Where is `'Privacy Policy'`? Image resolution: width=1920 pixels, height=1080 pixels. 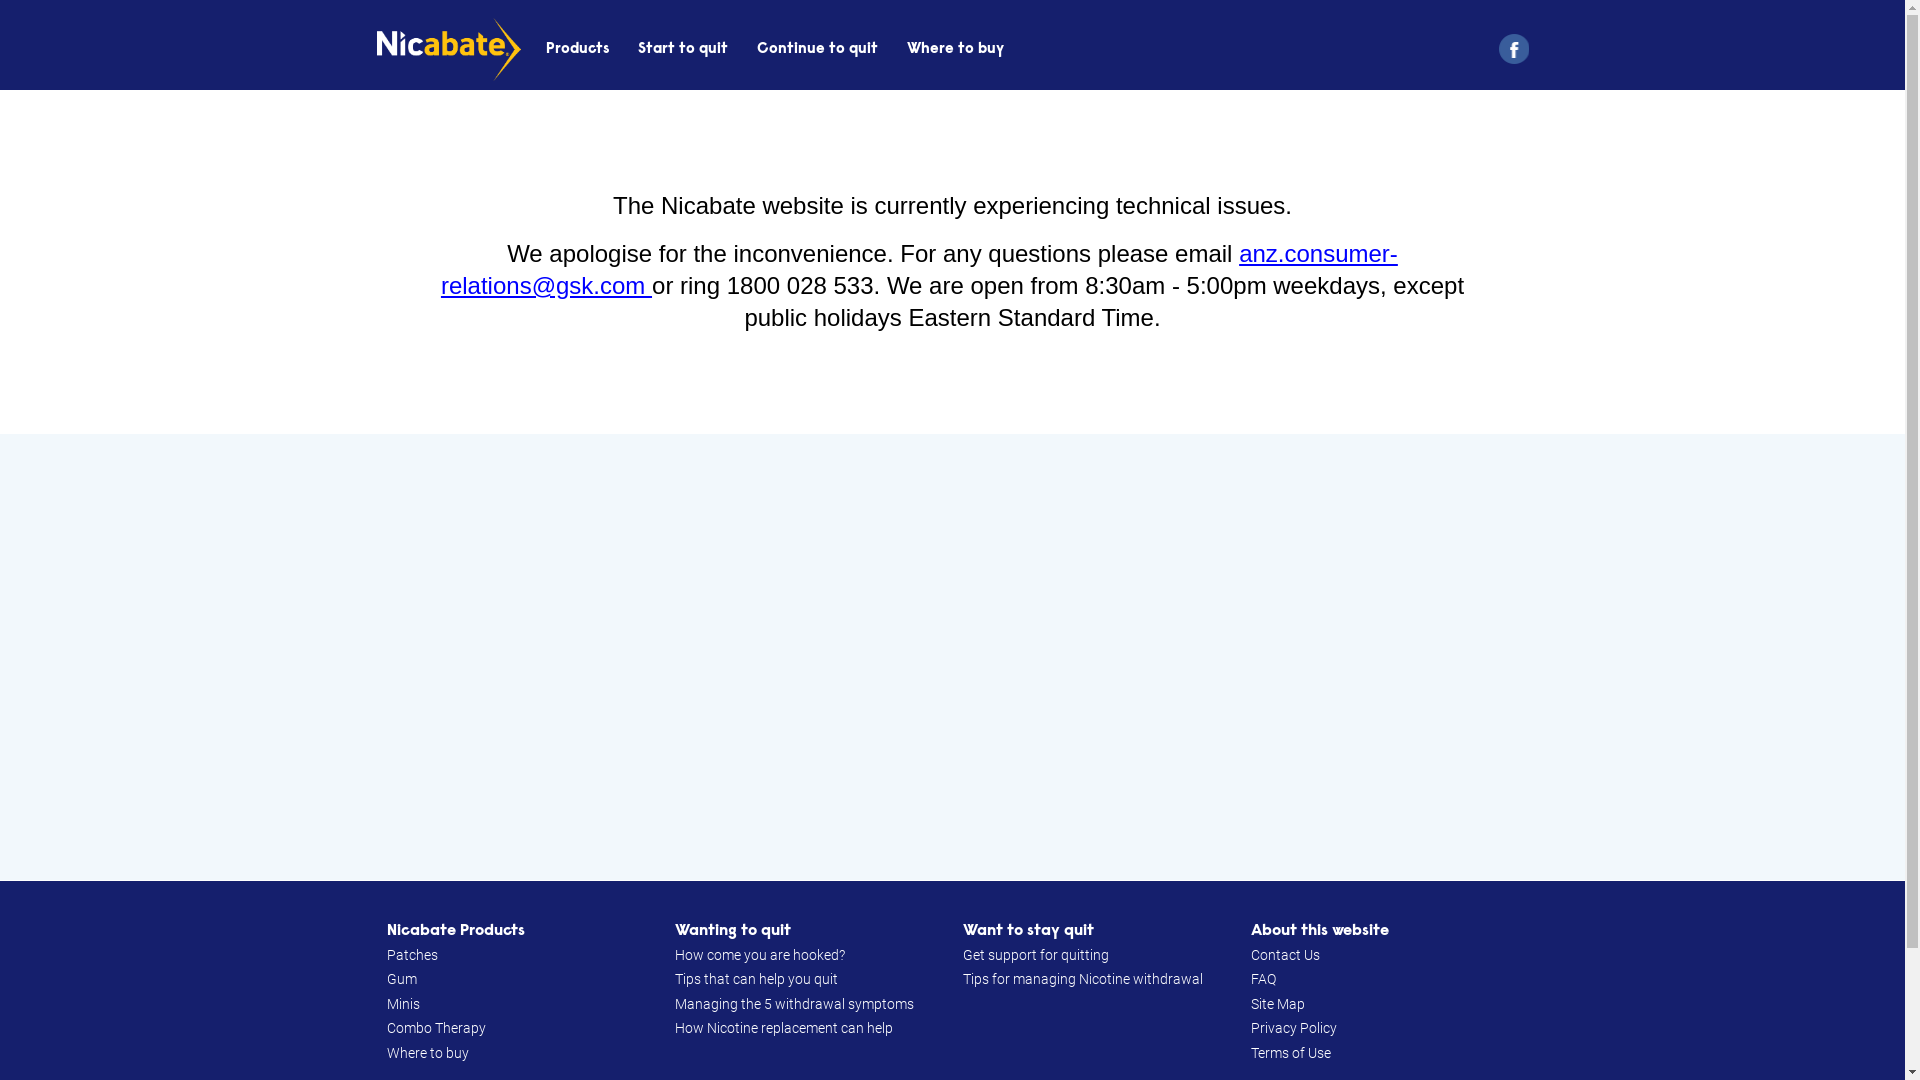 'Privacy Policy' is located at coordinates (1292, 1028).